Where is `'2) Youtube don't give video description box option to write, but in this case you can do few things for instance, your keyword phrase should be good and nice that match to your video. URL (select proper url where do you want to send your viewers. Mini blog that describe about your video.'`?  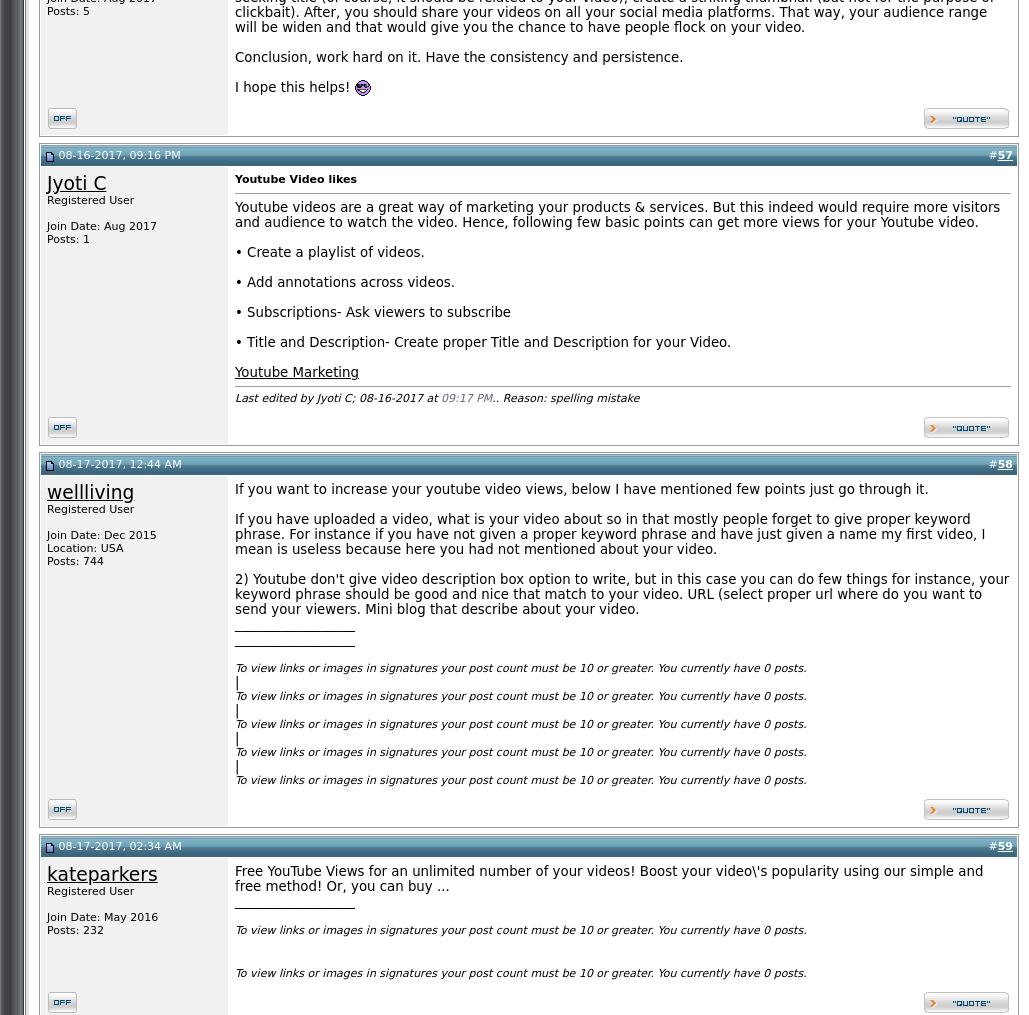 '2) Youtube don't give video description box option to write, but in this case you can do few things for instance, your keyword phrase should be good and nice that match to your video. URL (select proper url where do you want to send your viewers. Mini blog that describe about your video.' is located at coordinates (622, 593).